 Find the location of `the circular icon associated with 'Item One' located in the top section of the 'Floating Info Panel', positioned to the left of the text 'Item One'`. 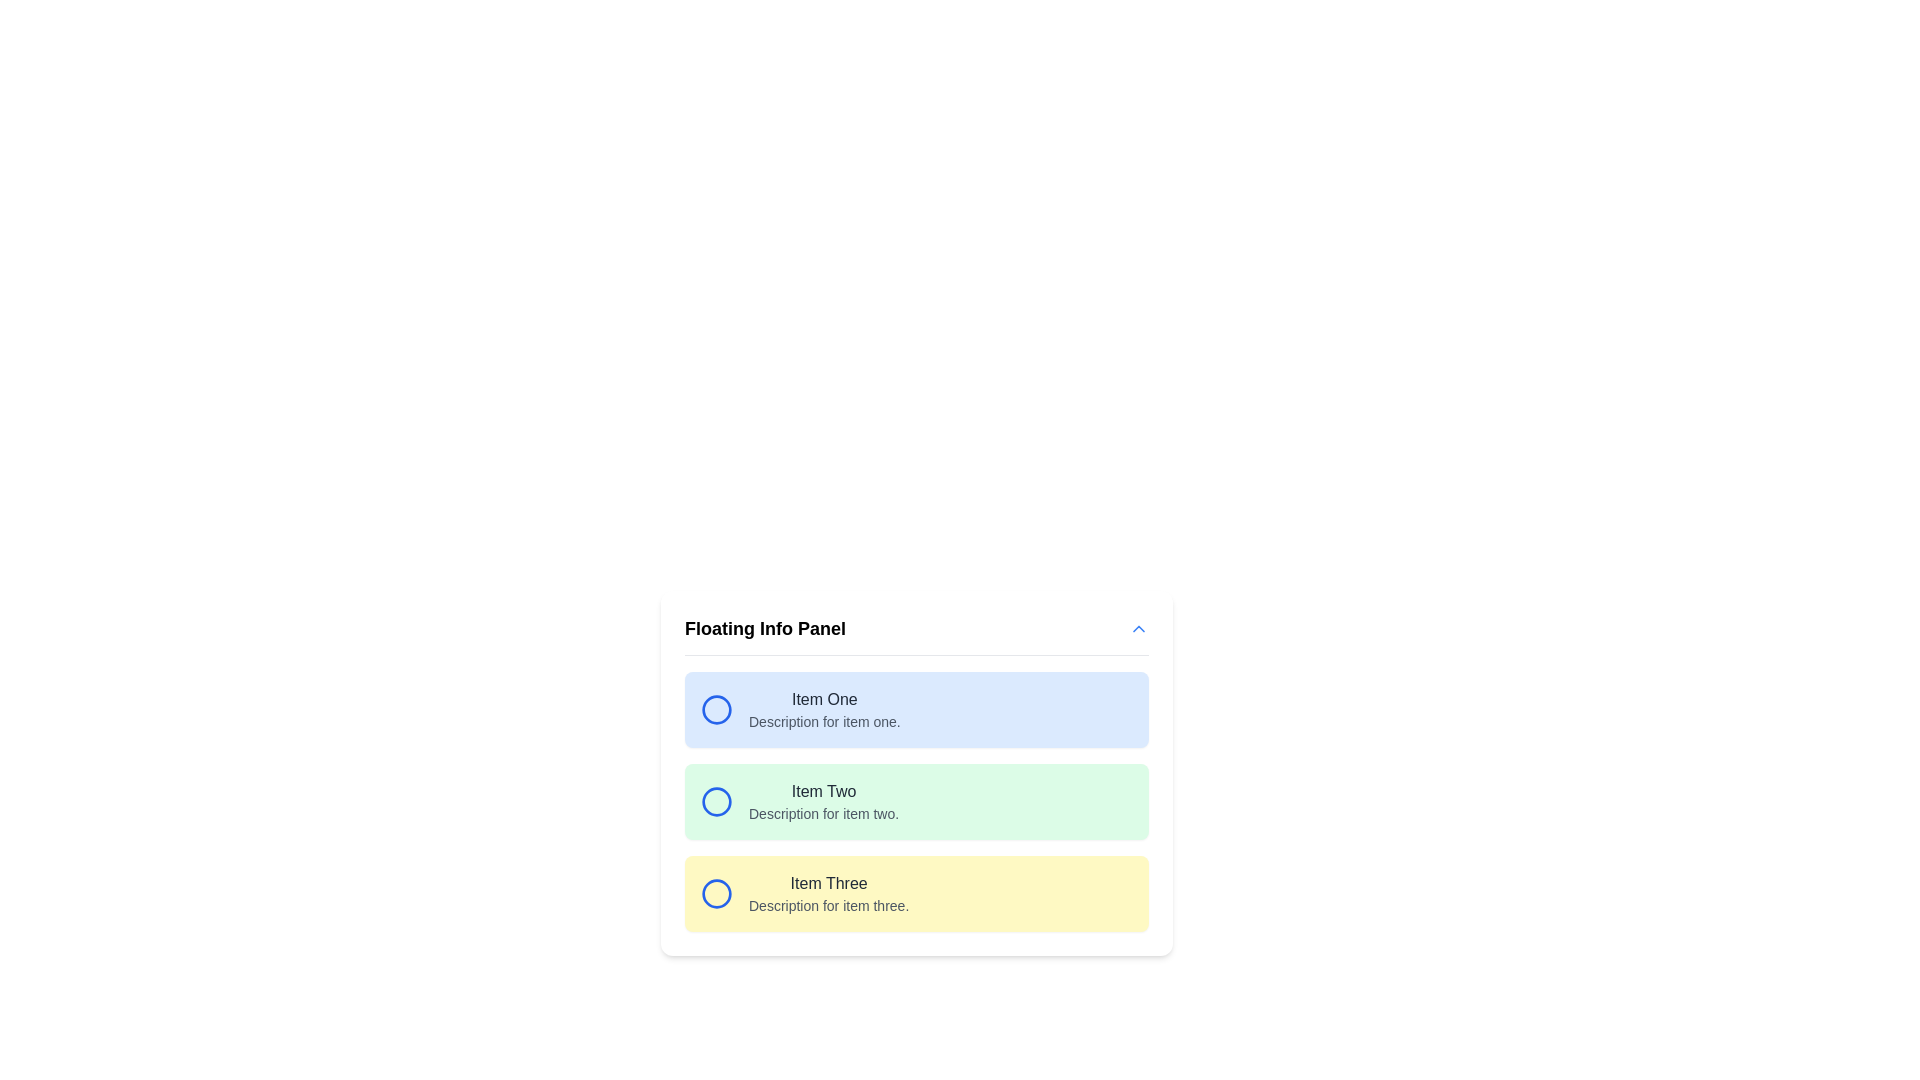

the circular icon associated with 'Item One' located in the top section of the 'Floating Info Panel', positioned to the left of the text 'Item One' is located at coordinates (716, 708).